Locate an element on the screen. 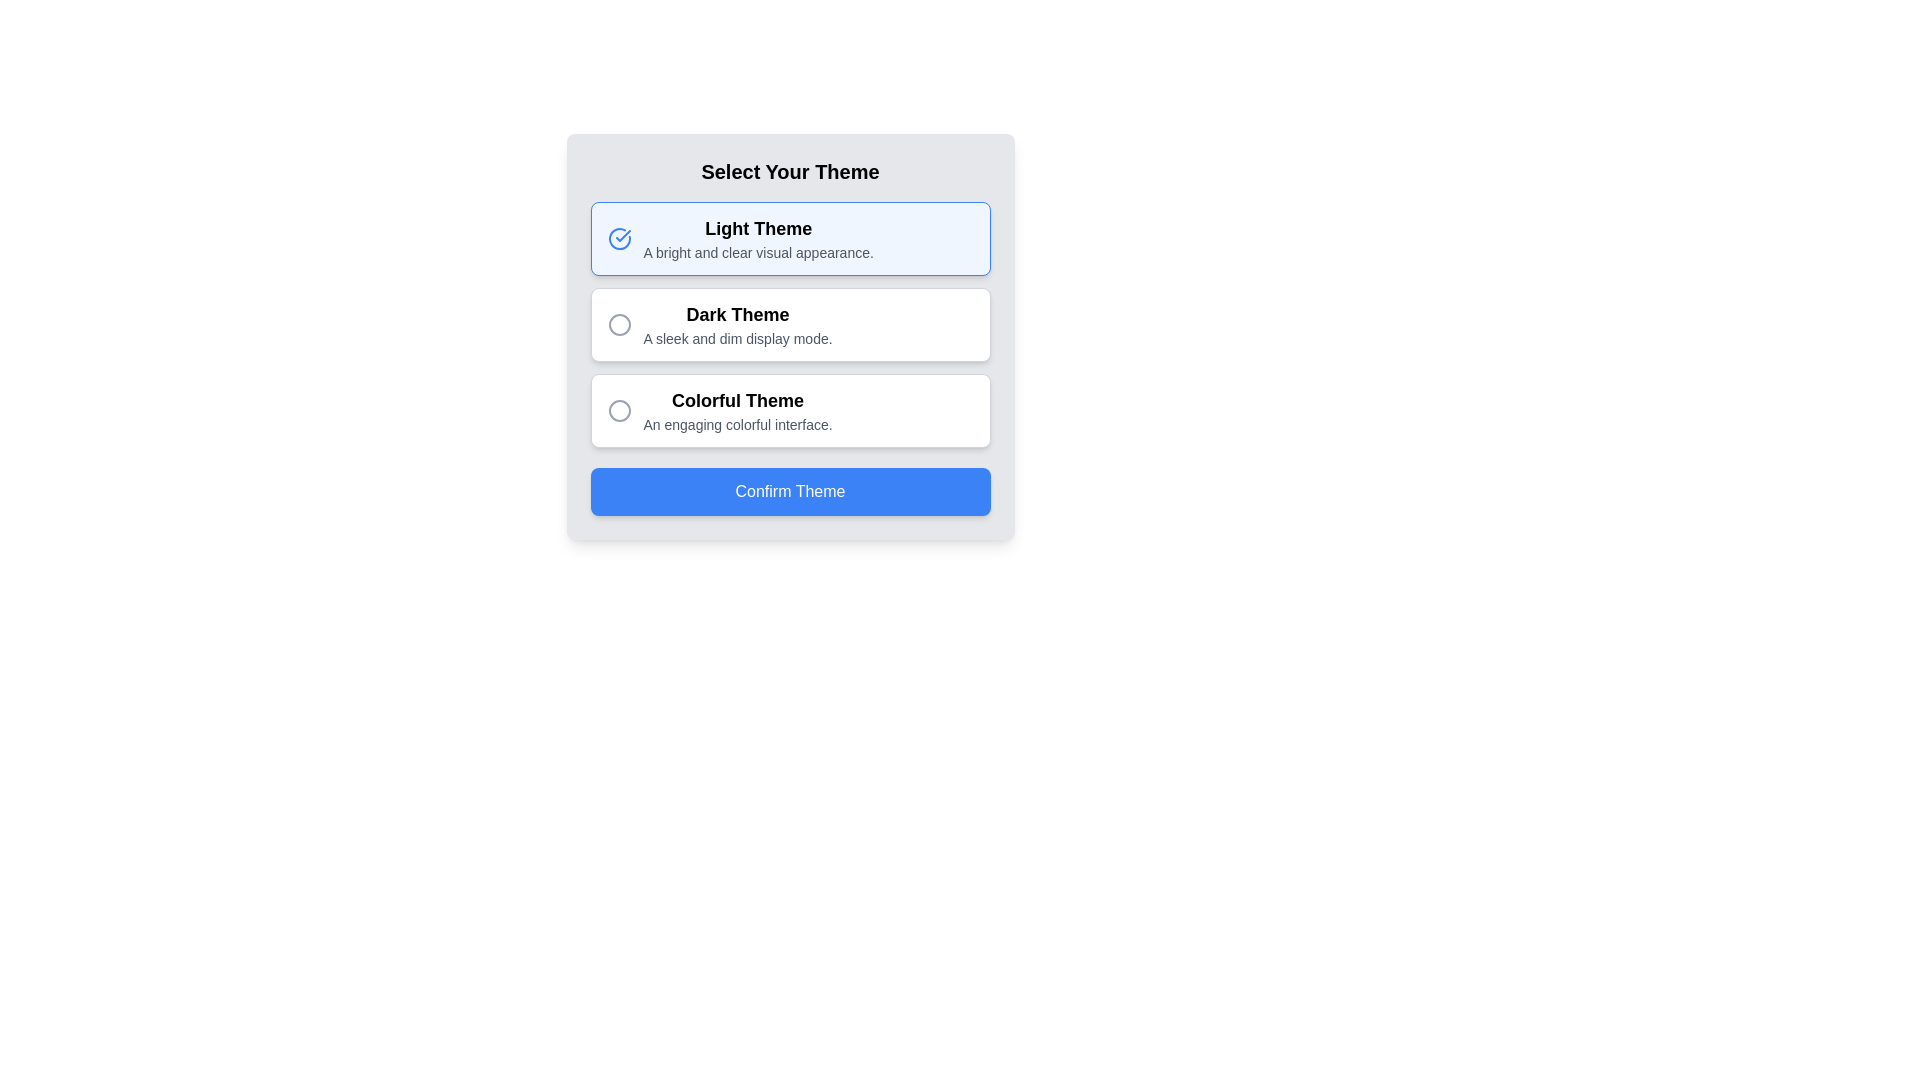  the 'Light Theme' option which is represented by a circular arc inside a blue-bordered interactive component is located at coordinates (618, 238).